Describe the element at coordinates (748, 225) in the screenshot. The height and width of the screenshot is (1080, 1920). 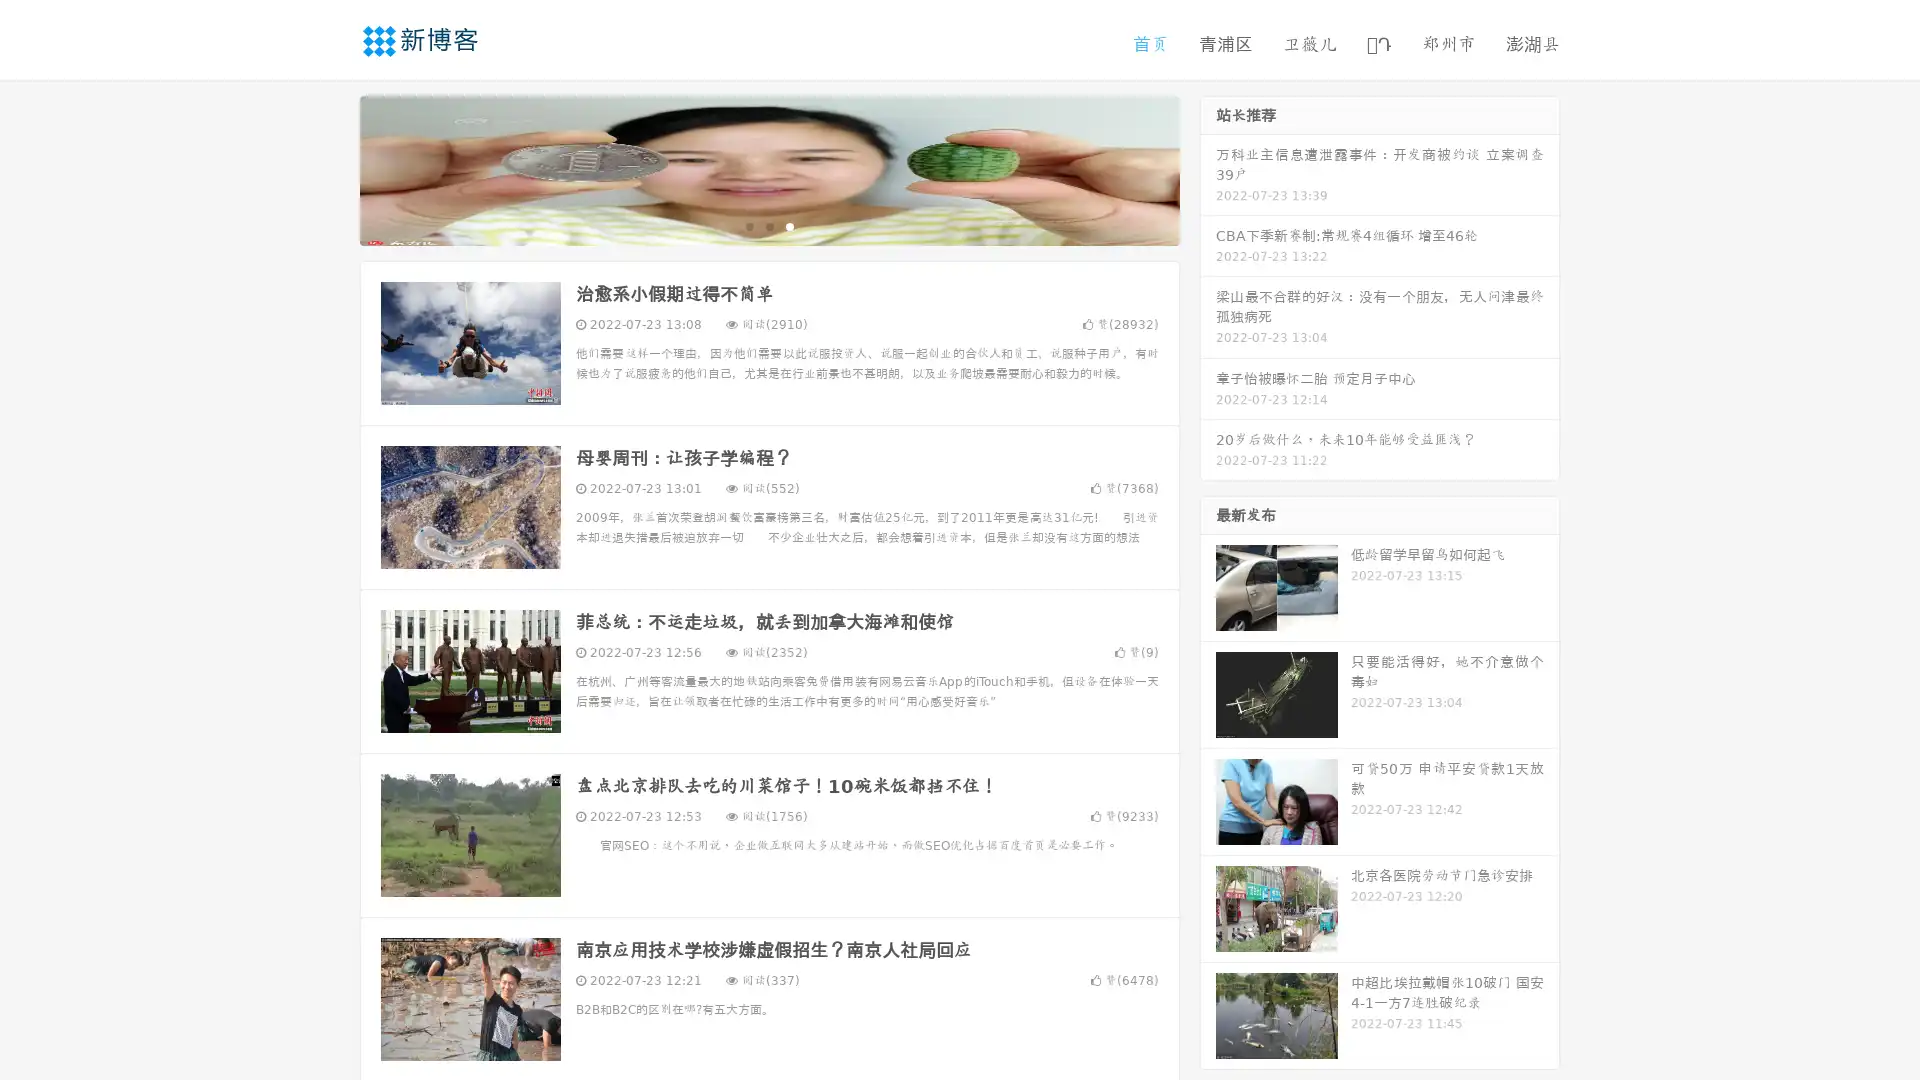
I see `Go to slide 1` at that location.